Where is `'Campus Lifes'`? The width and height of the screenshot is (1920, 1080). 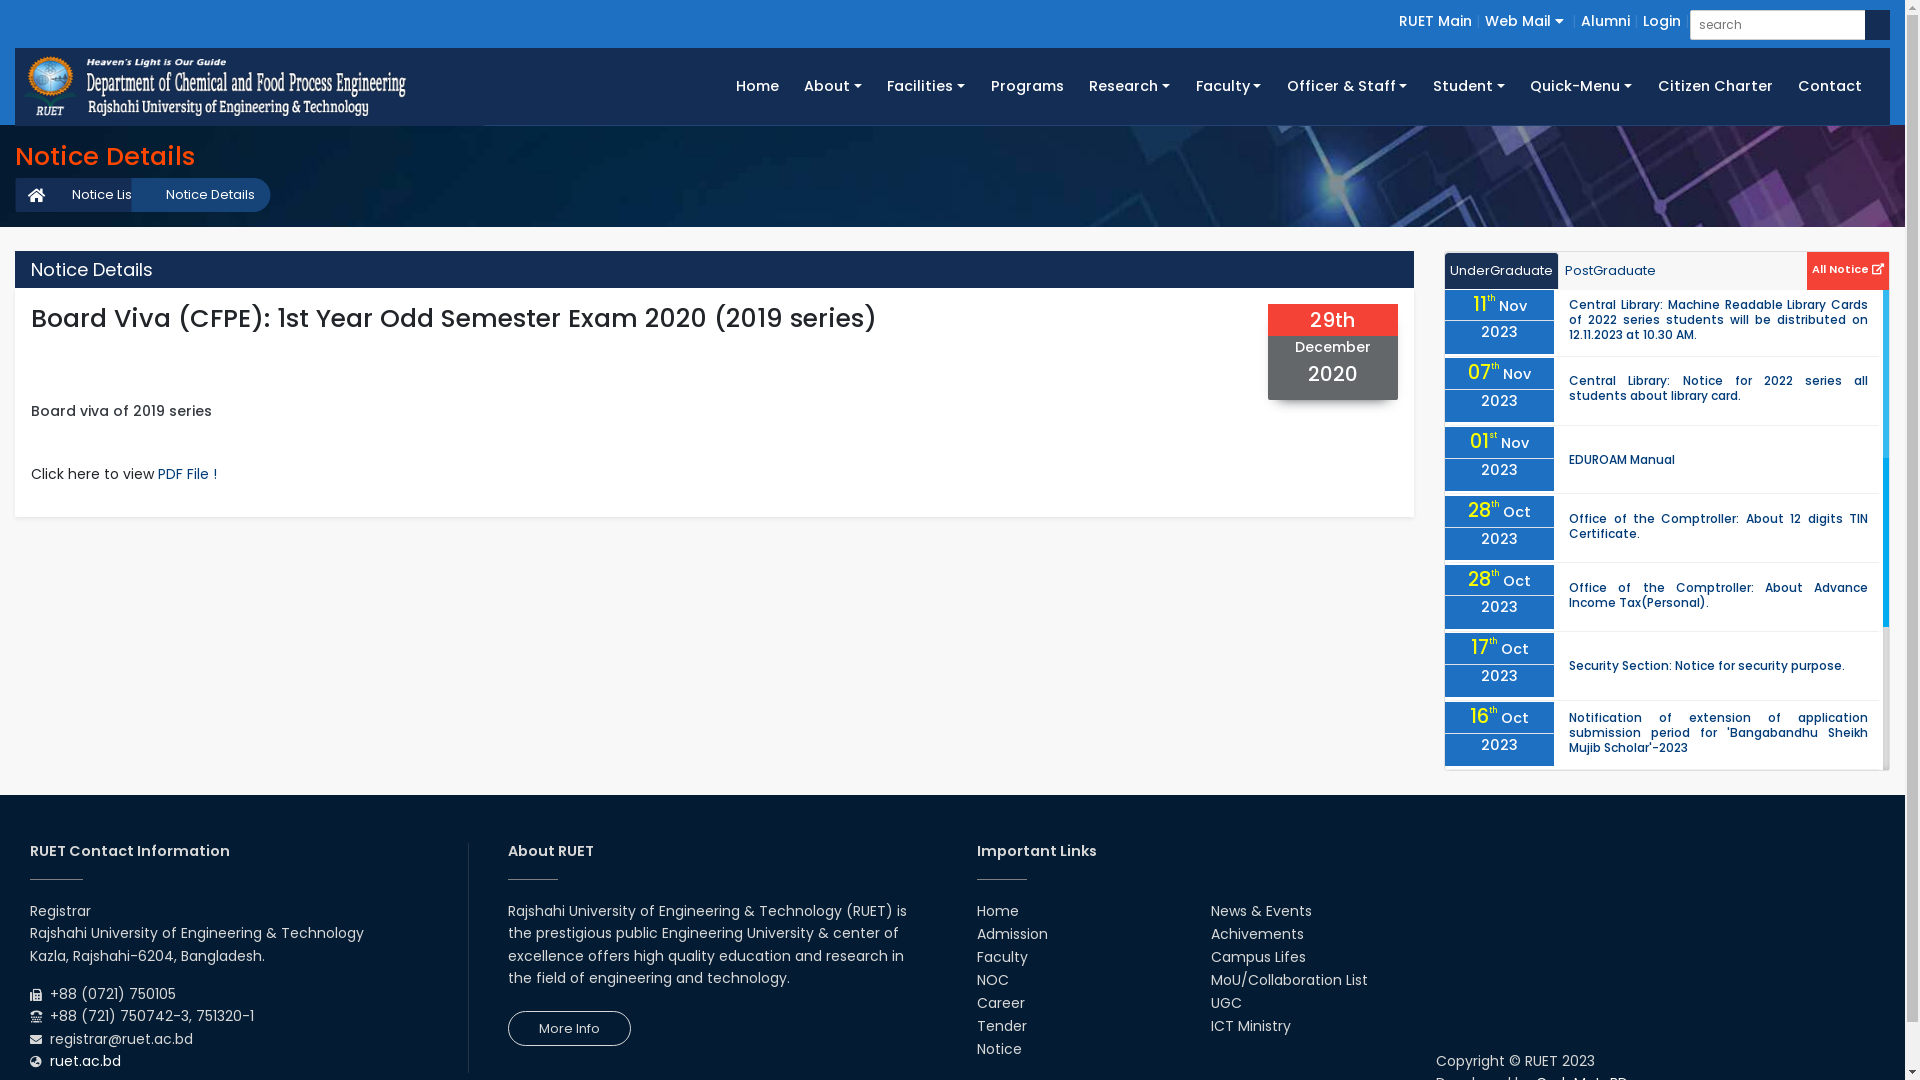
'Campus Lifes' is located at coordinates (1257, 955).